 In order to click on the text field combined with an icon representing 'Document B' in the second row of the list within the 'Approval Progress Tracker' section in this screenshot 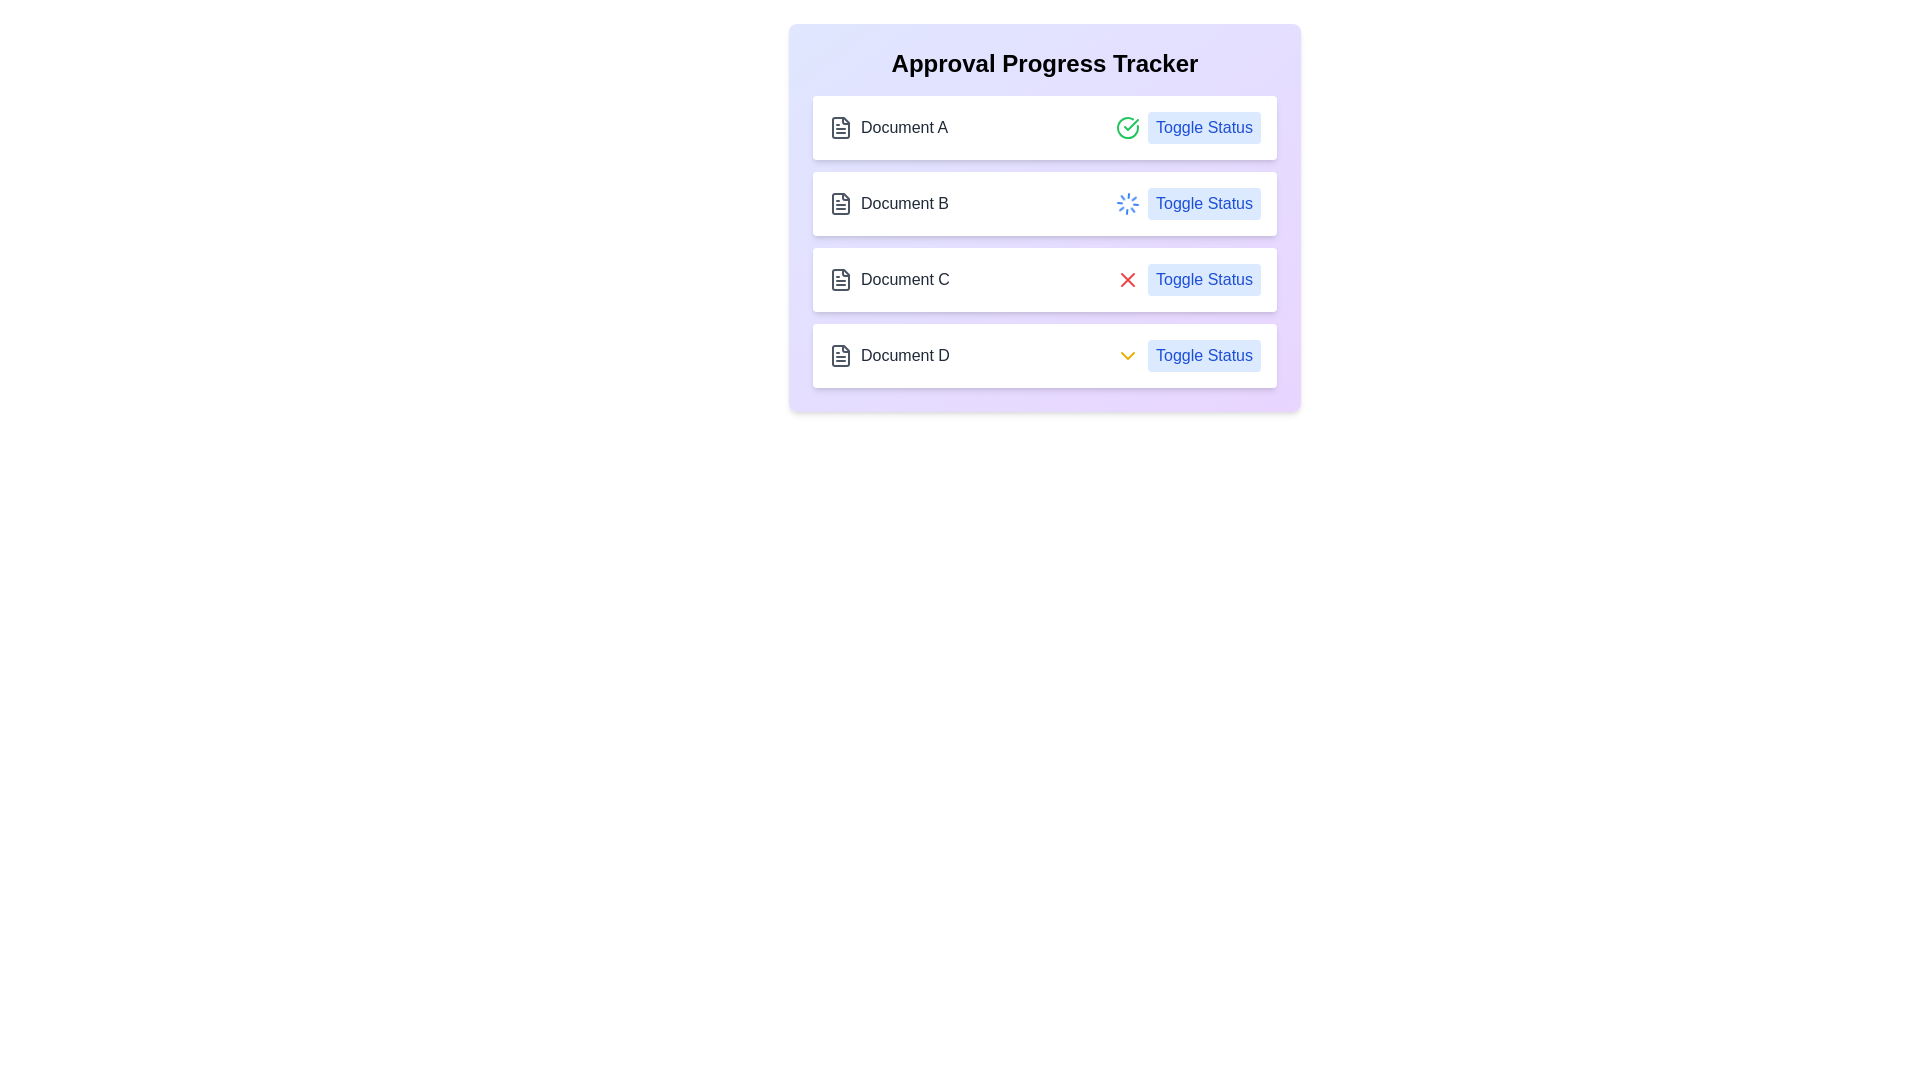, I will do `click(887, 204)`.